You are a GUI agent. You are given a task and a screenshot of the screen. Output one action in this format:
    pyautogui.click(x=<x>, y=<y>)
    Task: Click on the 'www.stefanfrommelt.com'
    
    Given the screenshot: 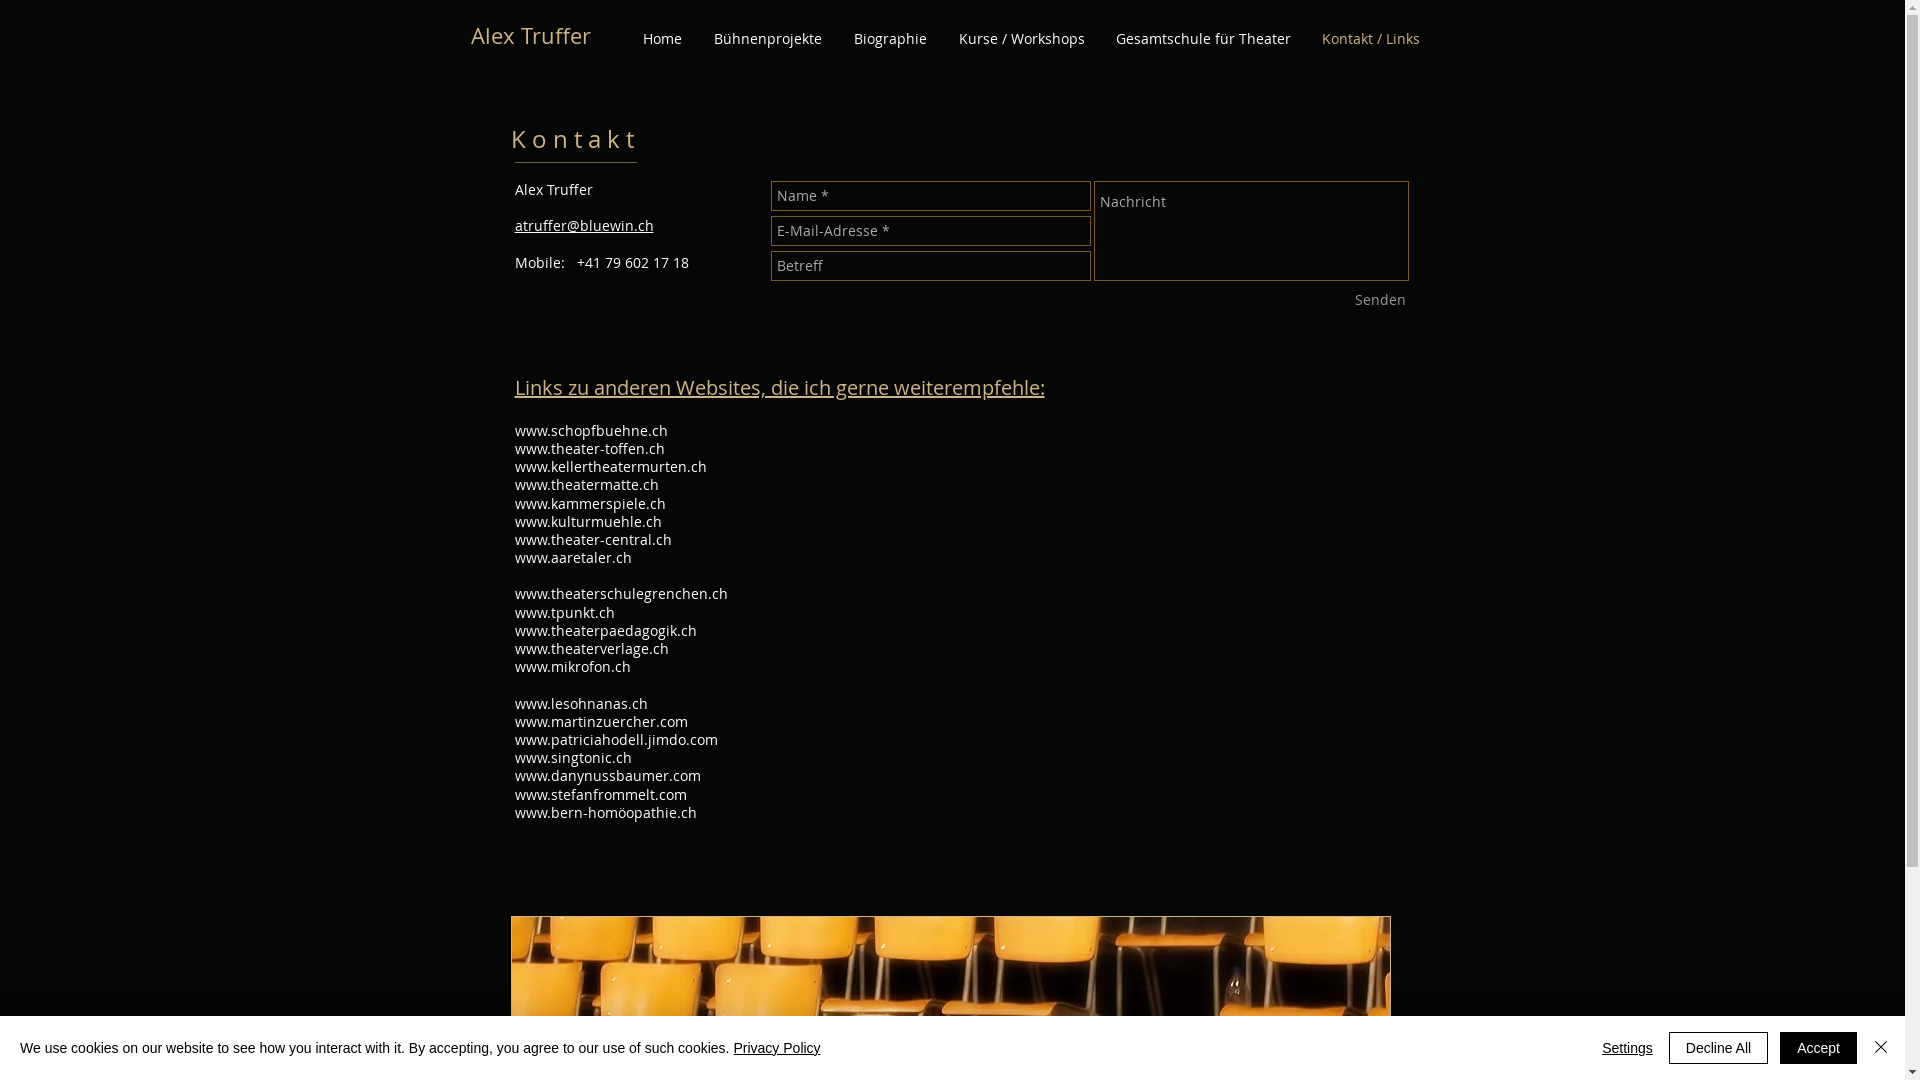 What is the action you would take?
    pyautogui.click(x=599, y=793)
    